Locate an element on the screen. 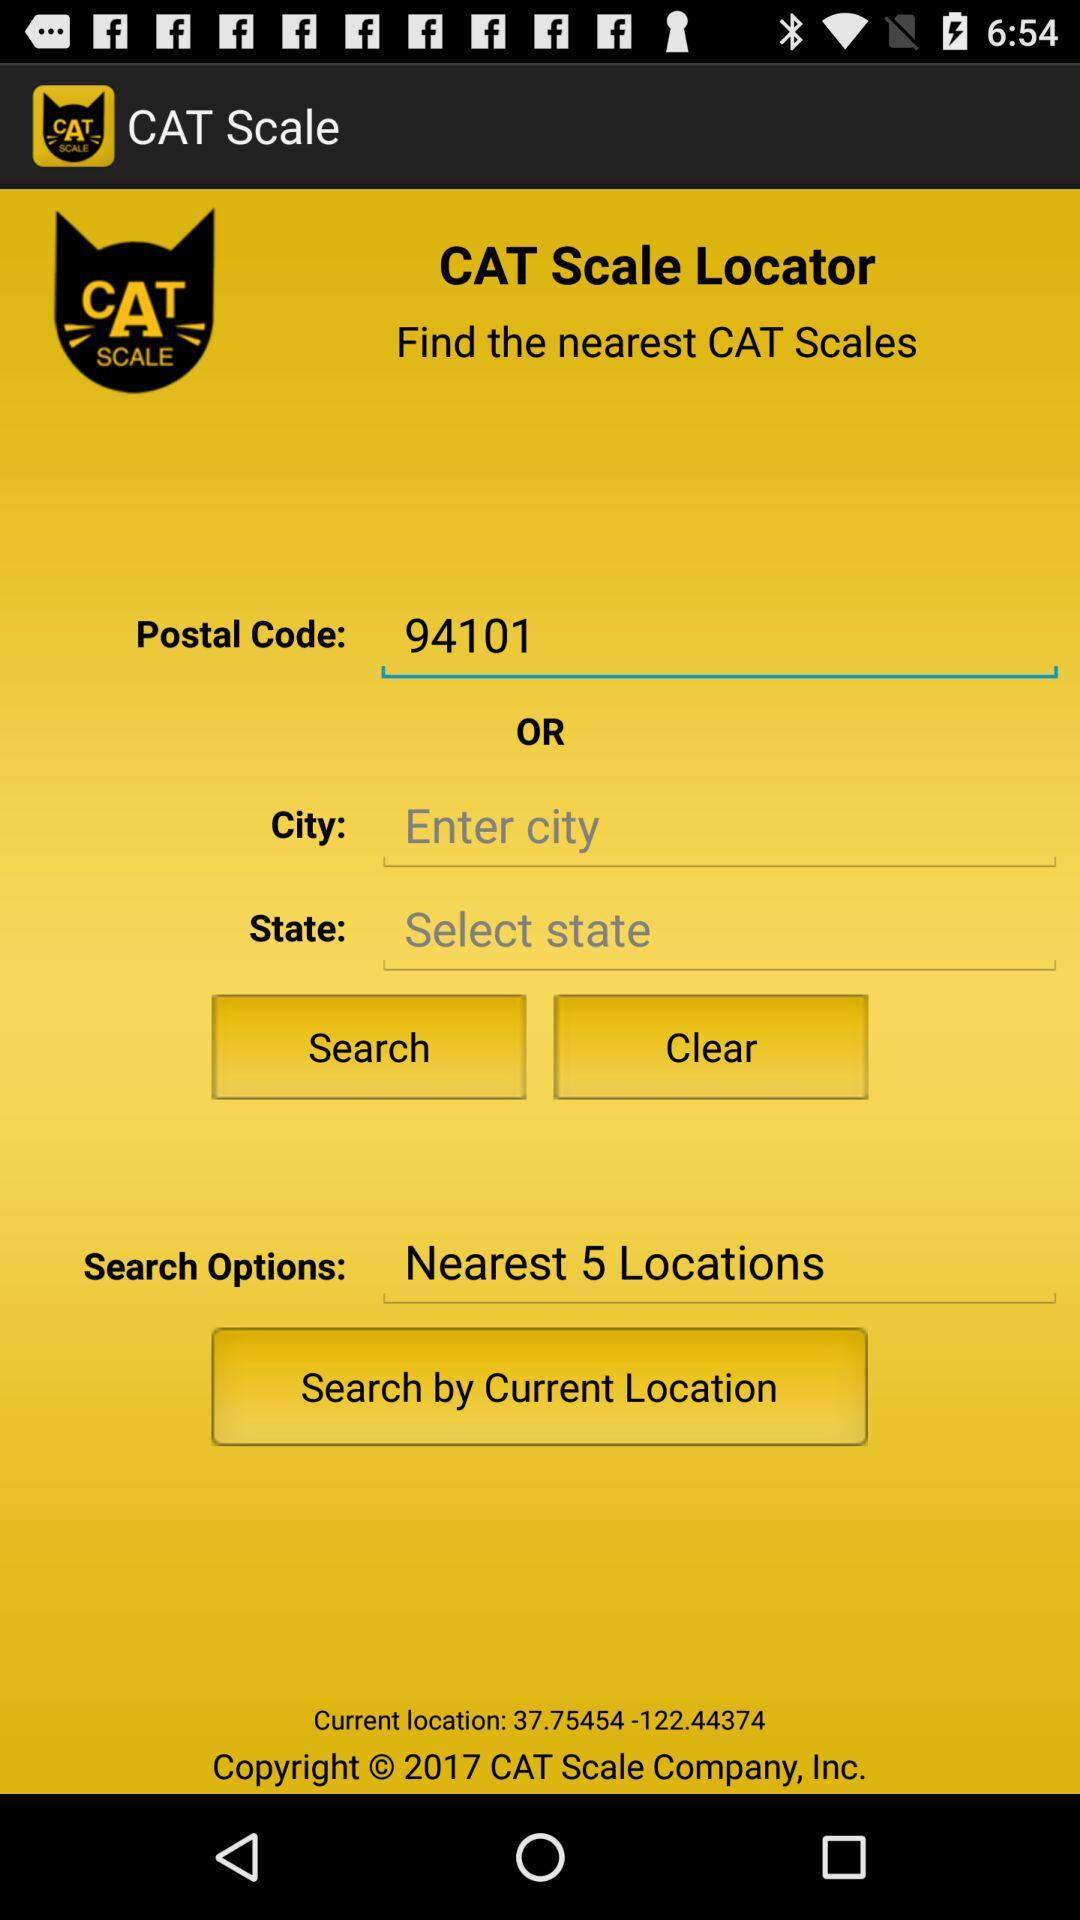 This screenshot has width=1080, height=1920. city name is located at coordinates (718, 825).